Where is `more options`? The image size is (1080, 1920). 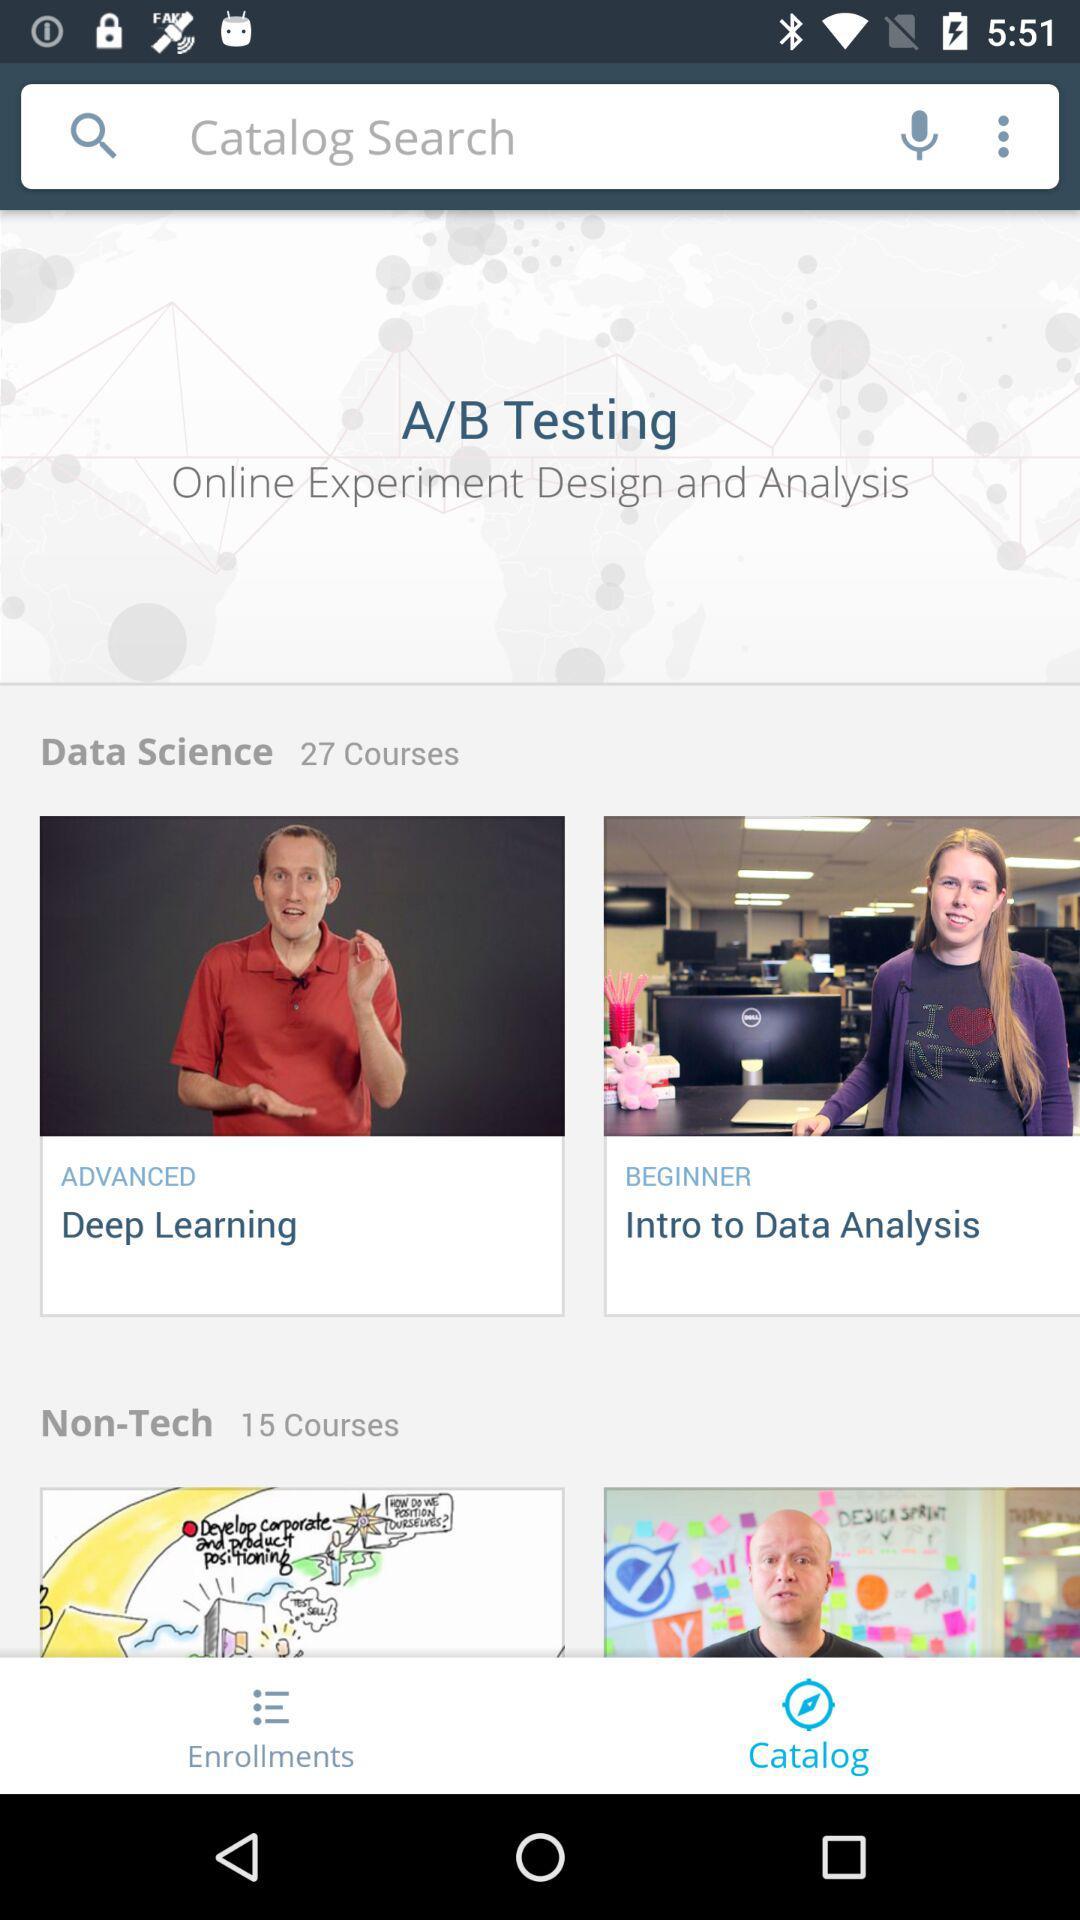 more options is located at coordinates (1003, 135).